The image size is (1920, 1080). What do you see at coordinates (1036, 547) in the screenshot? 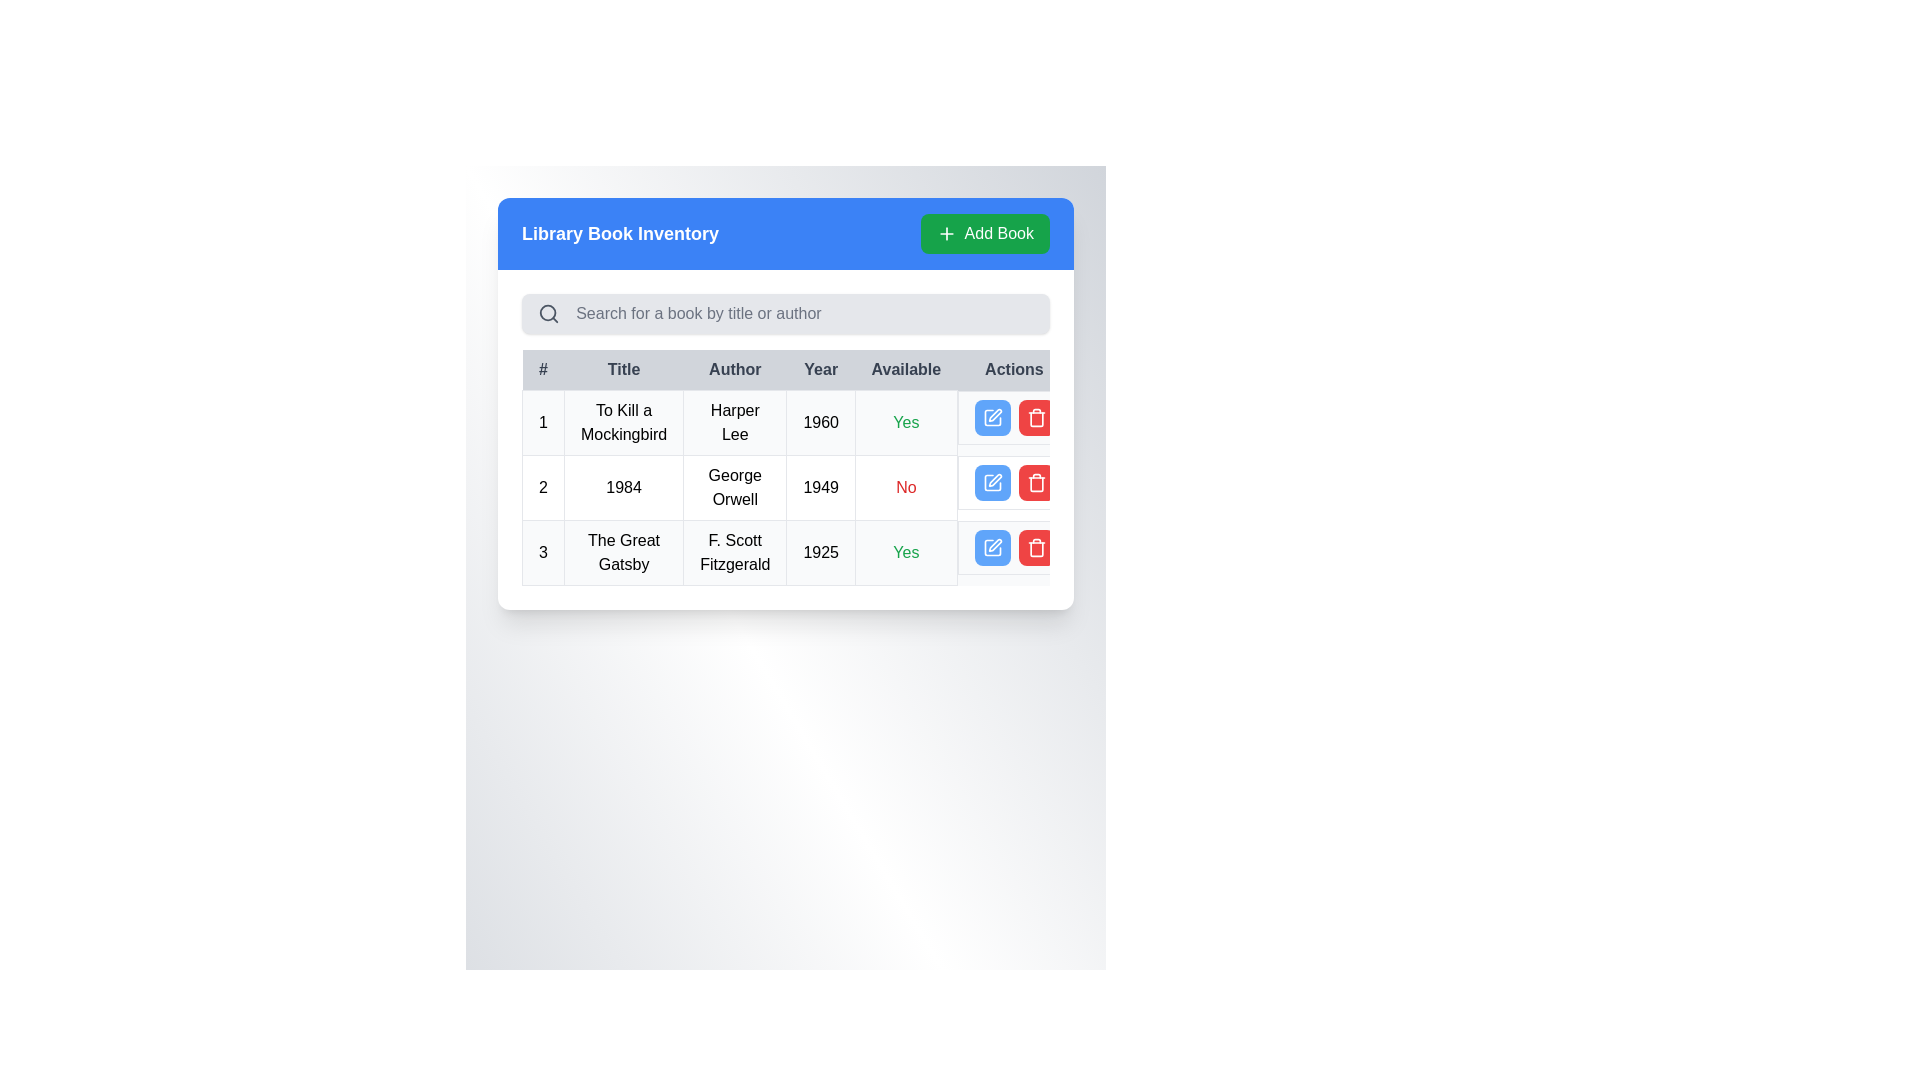
I see `the delete button with a trash can icon located in the 'Actions' column of the row for 'The Great Gatsby'` at bounding box center [1036, 547].